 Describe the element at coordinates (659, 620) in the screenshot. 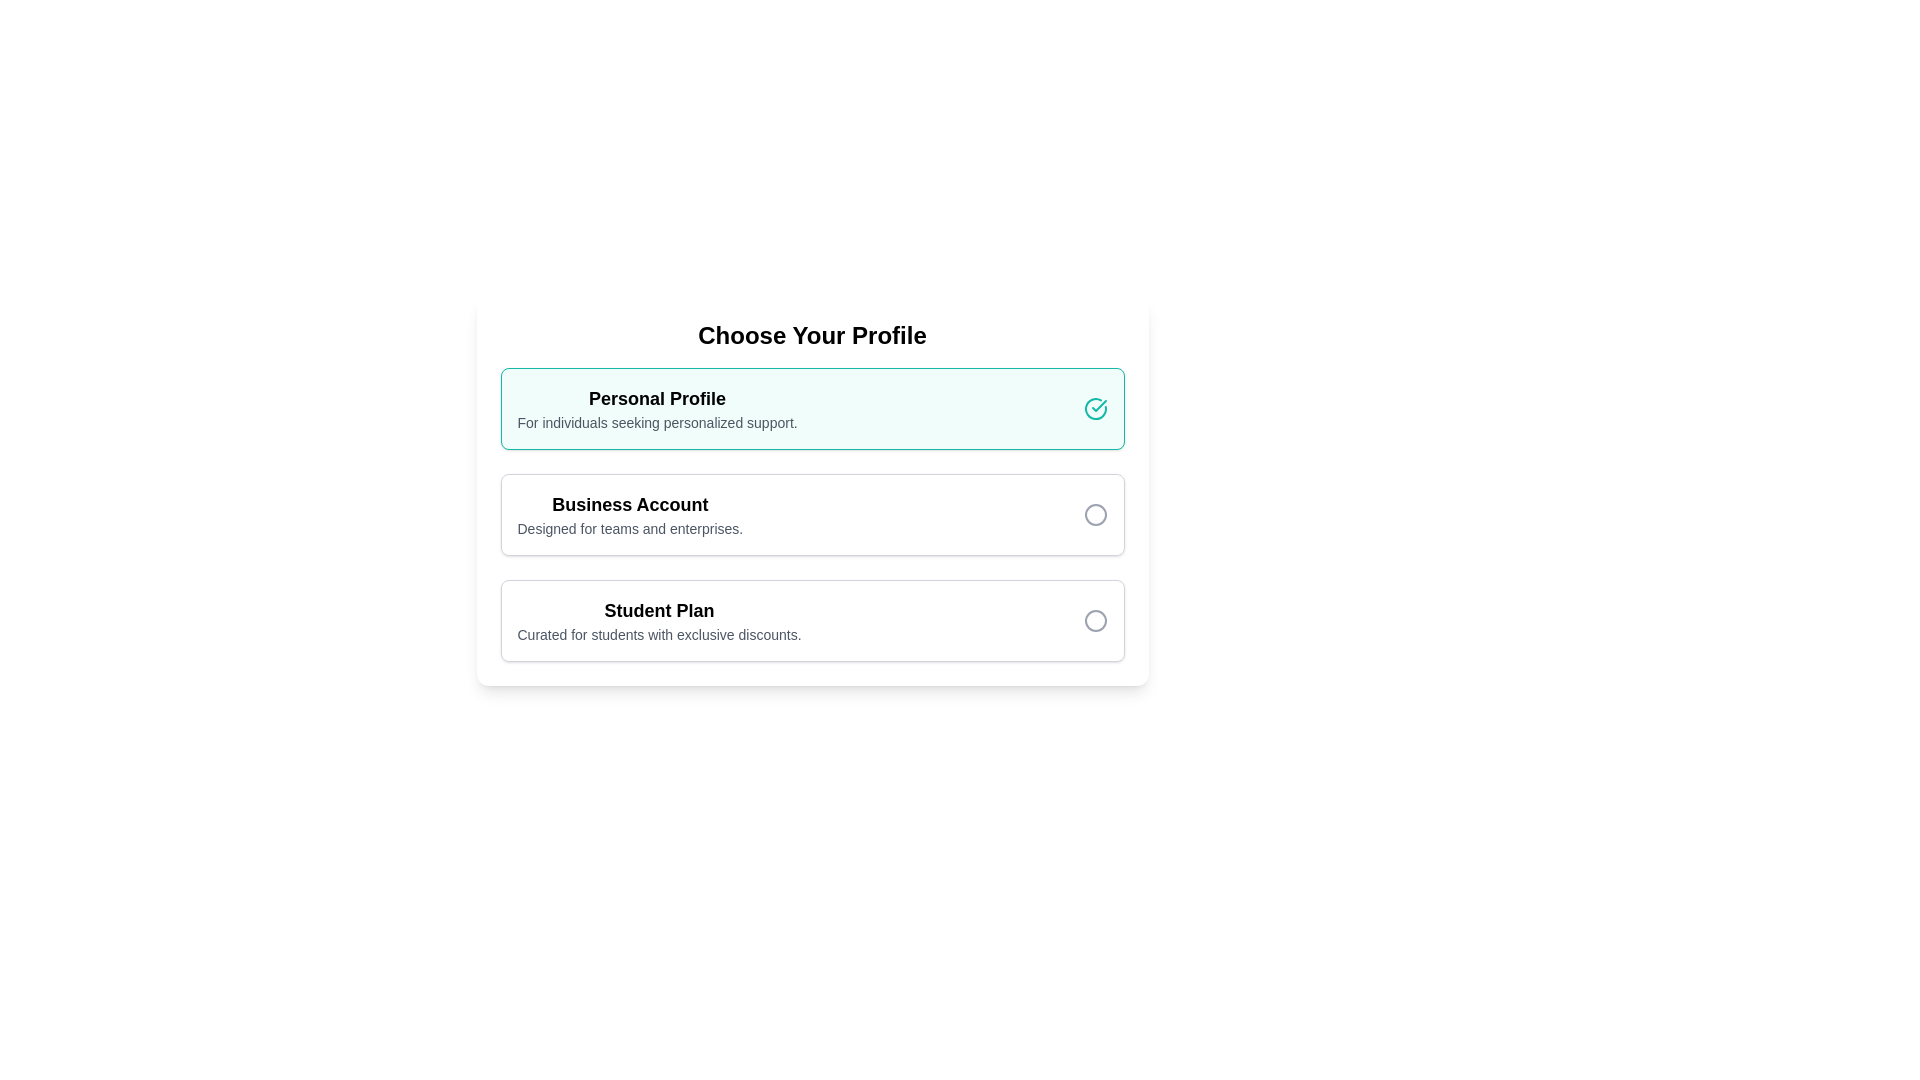

I see `the 'Student Plan' text element that displays 'Curated for students with exclusive discounts.' in a selection option` at that location.